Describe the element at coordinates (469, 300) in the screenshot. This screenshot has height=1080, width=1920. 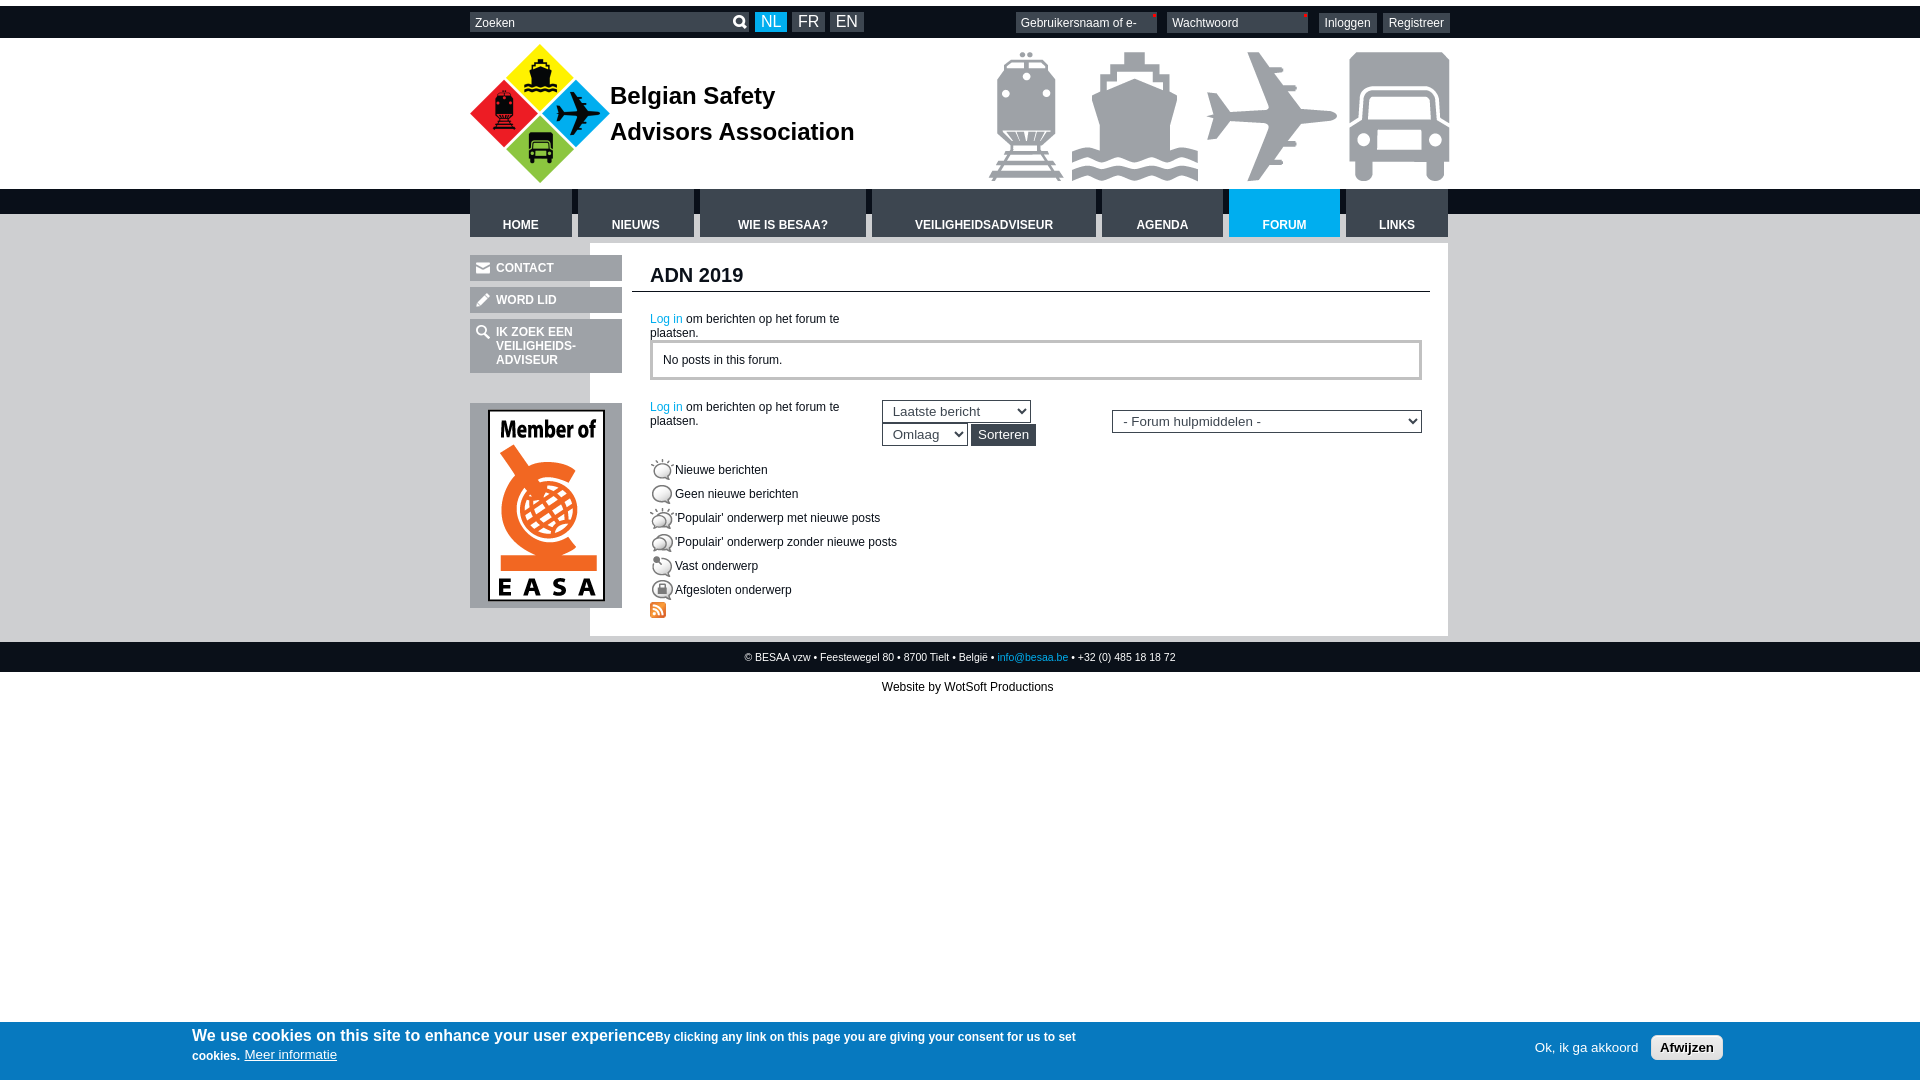
I see `'WORD LID'` at that location.